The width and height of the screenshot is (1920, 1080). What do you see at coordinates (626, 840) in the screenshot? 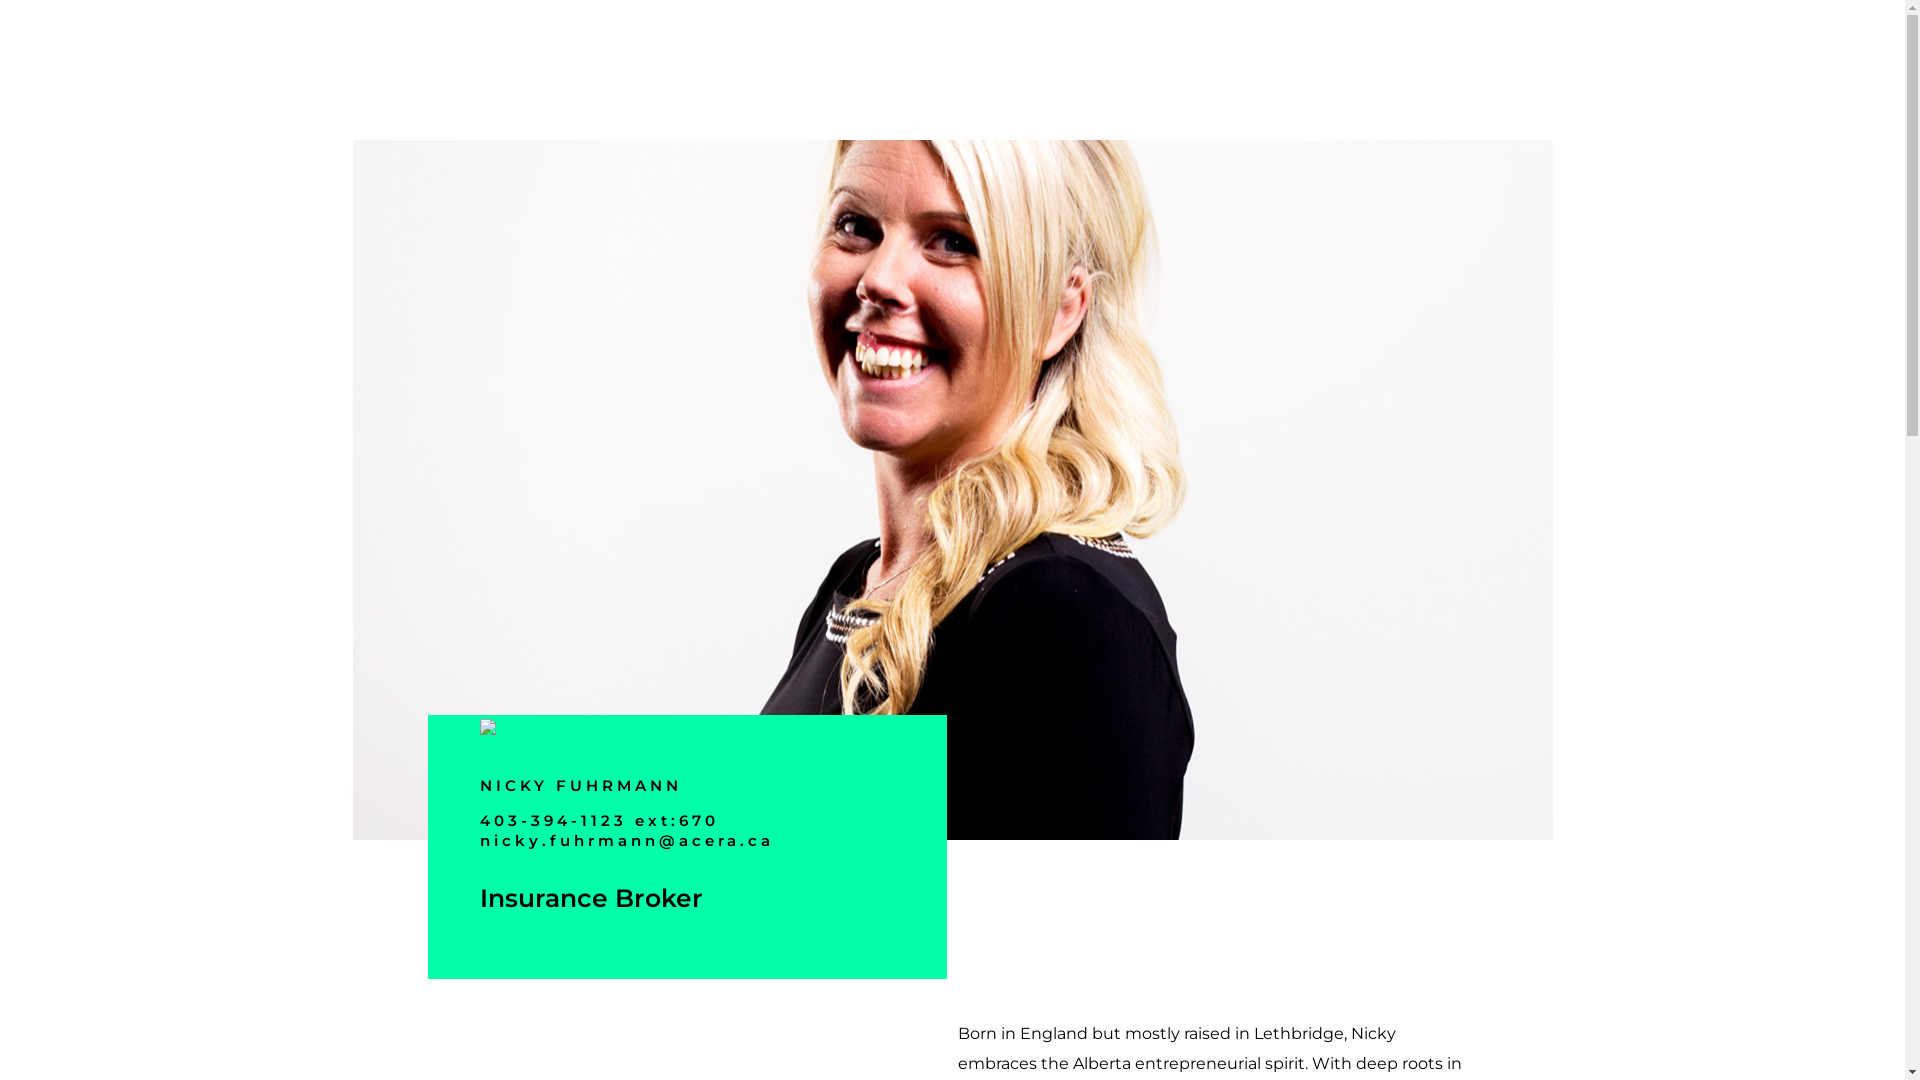
I see `'nicky.fuhrmann@acera.ca'` at bounding box center [626, 840].